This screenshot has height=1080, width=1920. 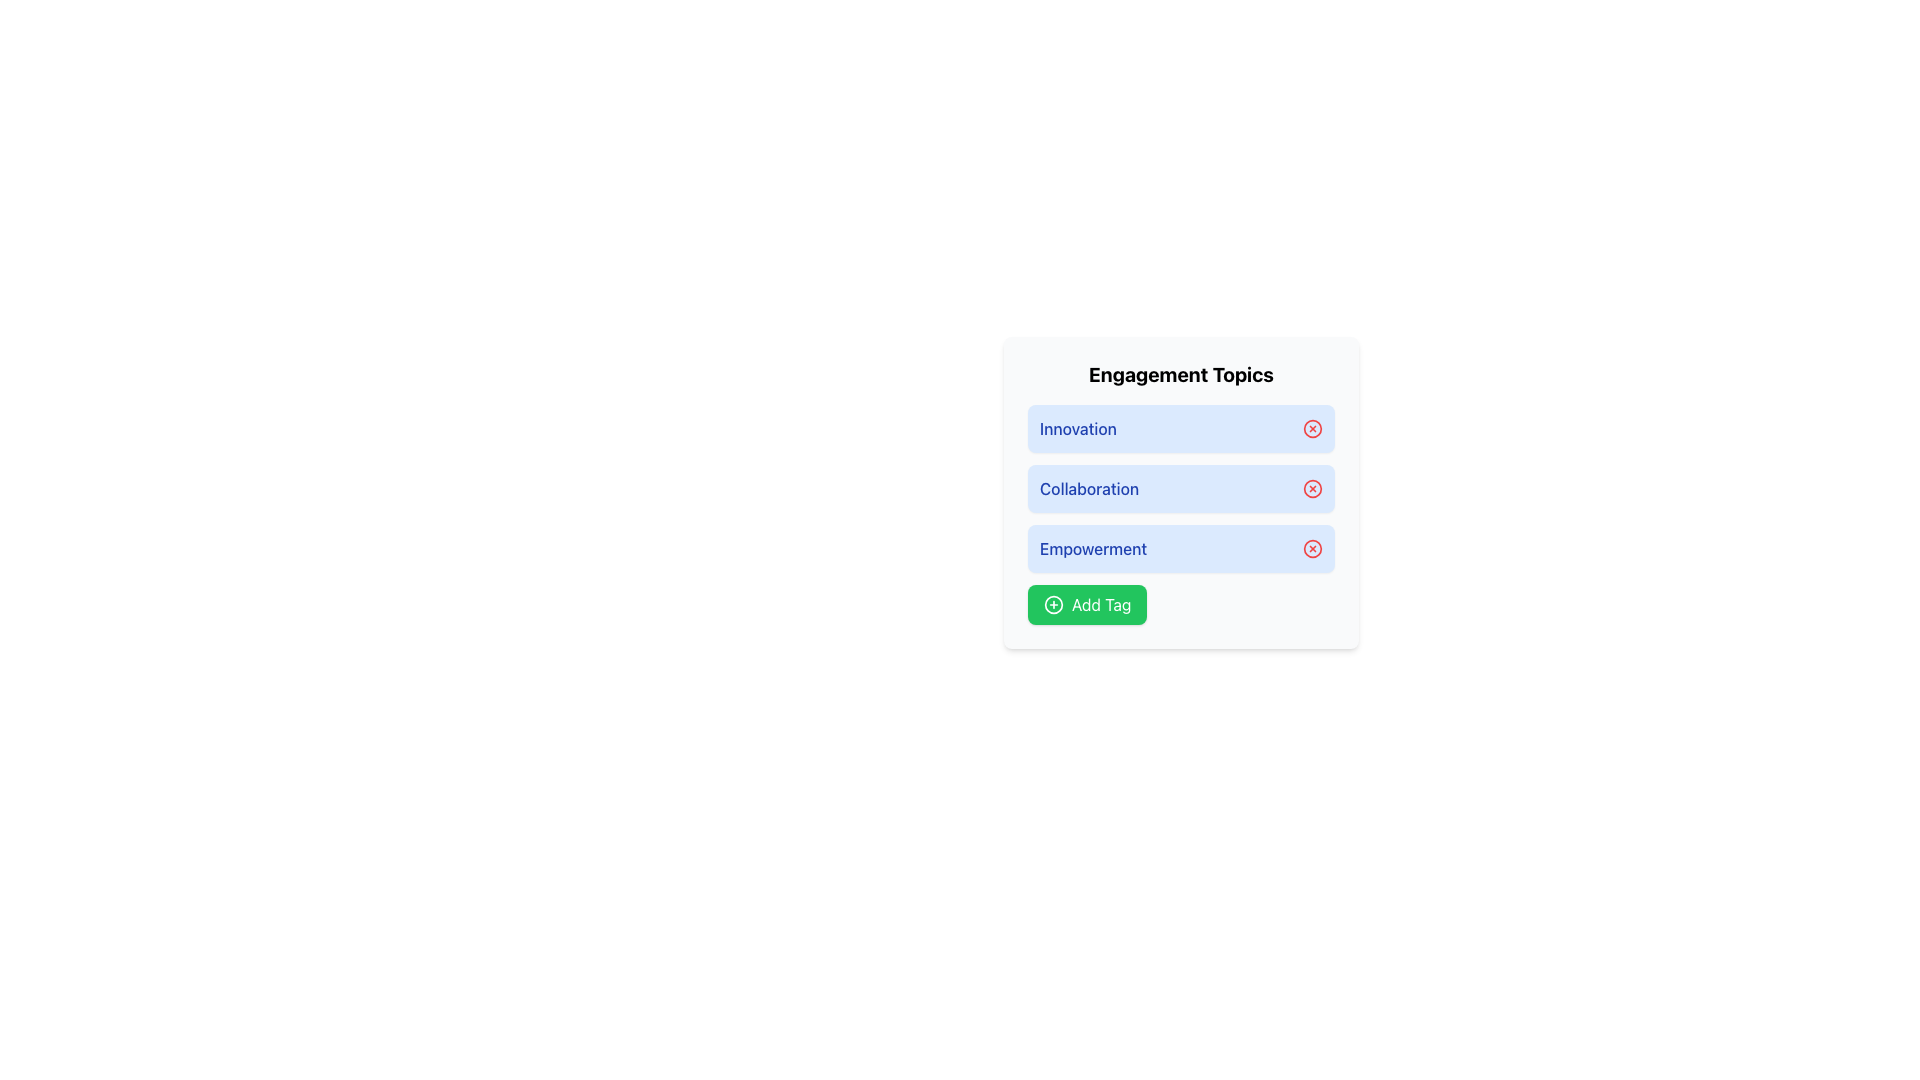 I want to click on the delete button next to the 'Collaboration' label, so click(x=1313, y=489).